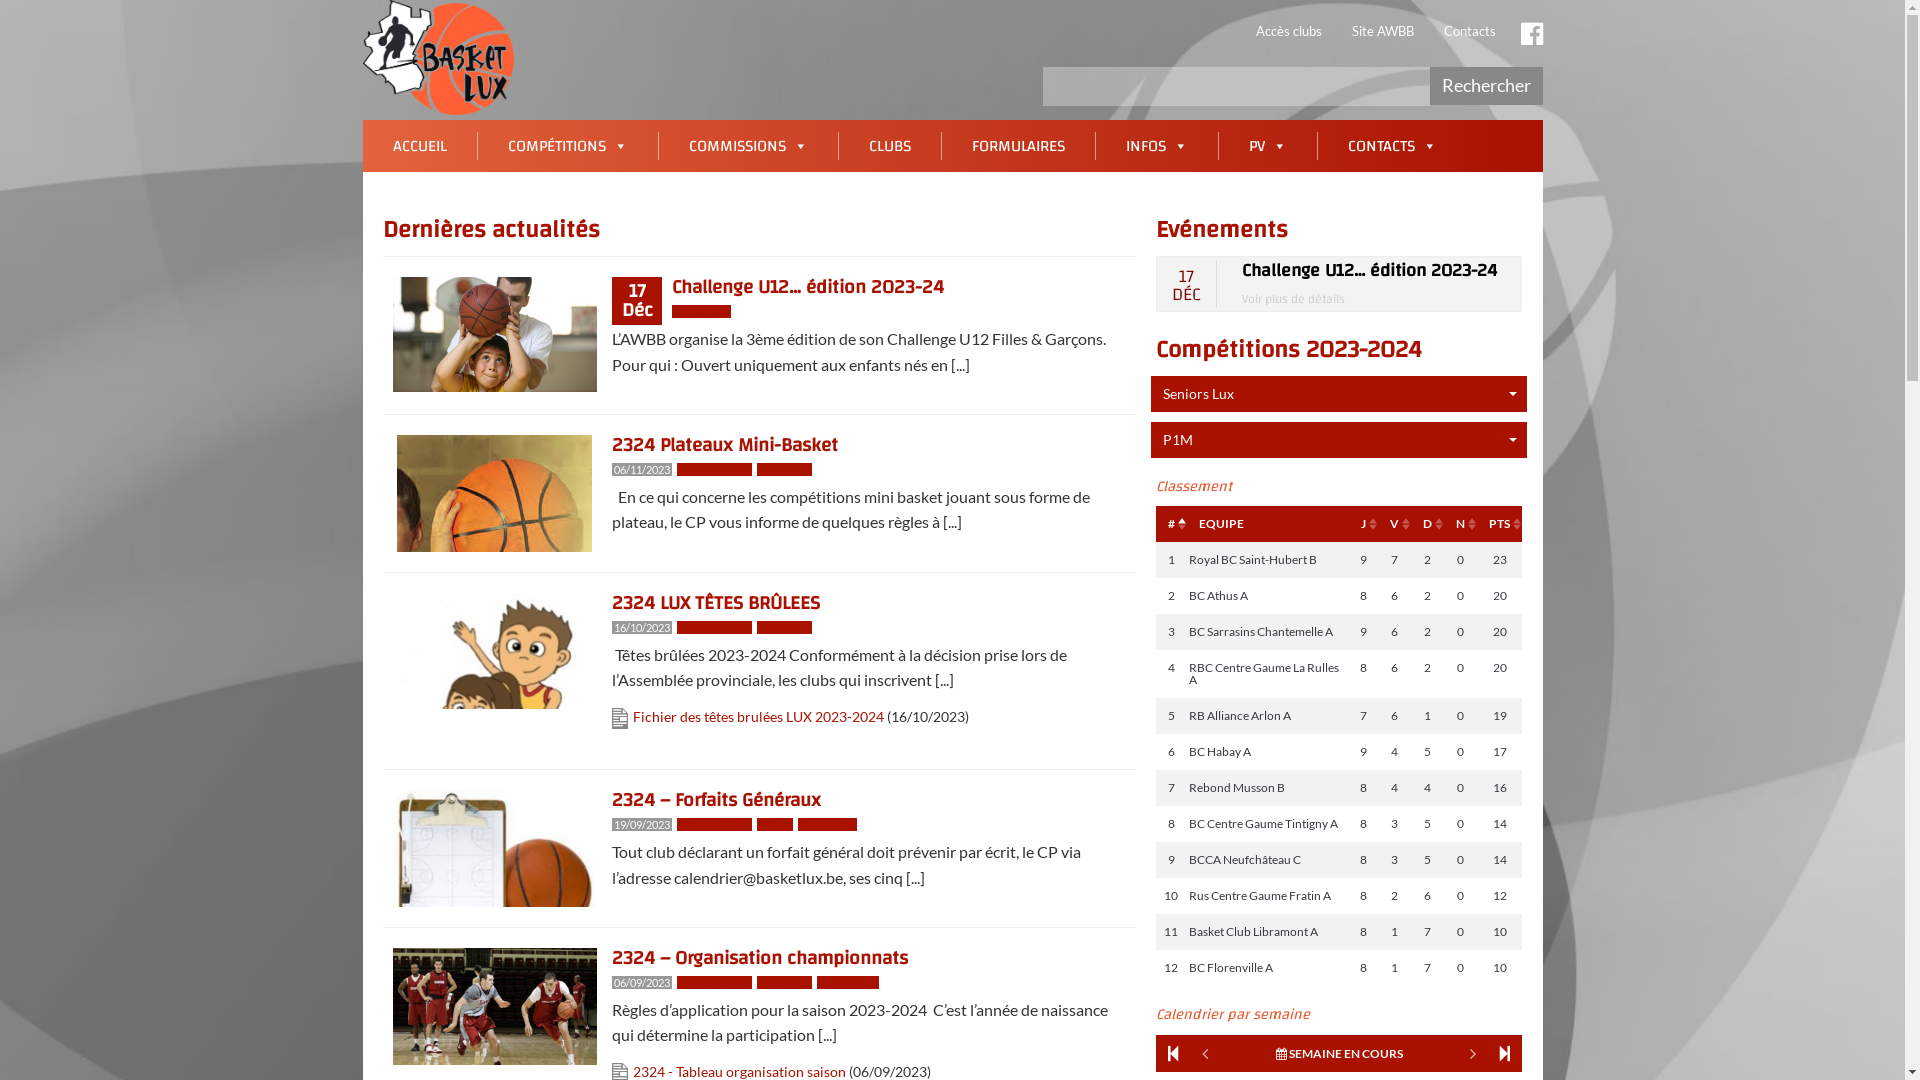 This screenshot has height=1080, width=1920. I want to click on 'Logo', so click(436, 56).